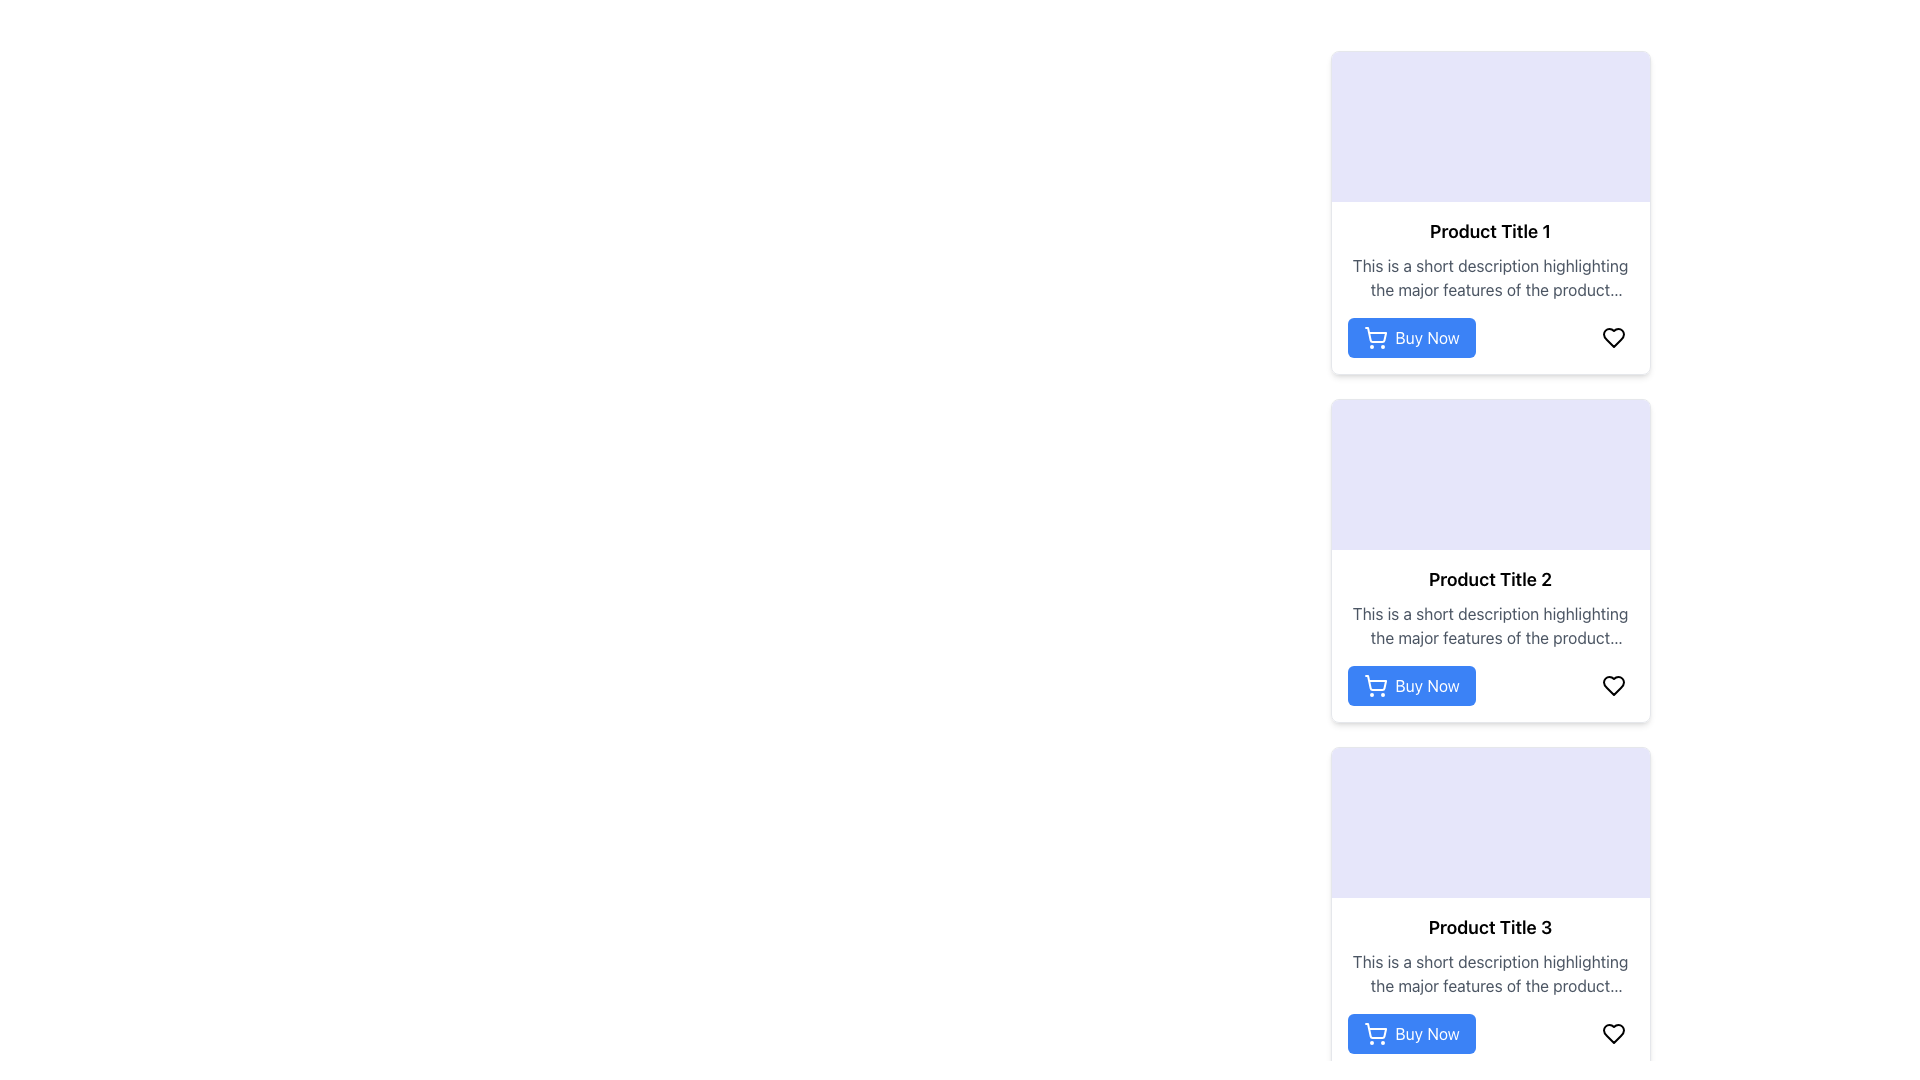 The height and width of the screenshot is (1080, 1920). What do you see at coordinates (1490, 277) in the screenshot?
I see `the Text Label that provides a short description under 'Product Title 1', which contains the text 'This is a short description highlighting the major features of the product shown above.'` at bounding box center [1490, 277].